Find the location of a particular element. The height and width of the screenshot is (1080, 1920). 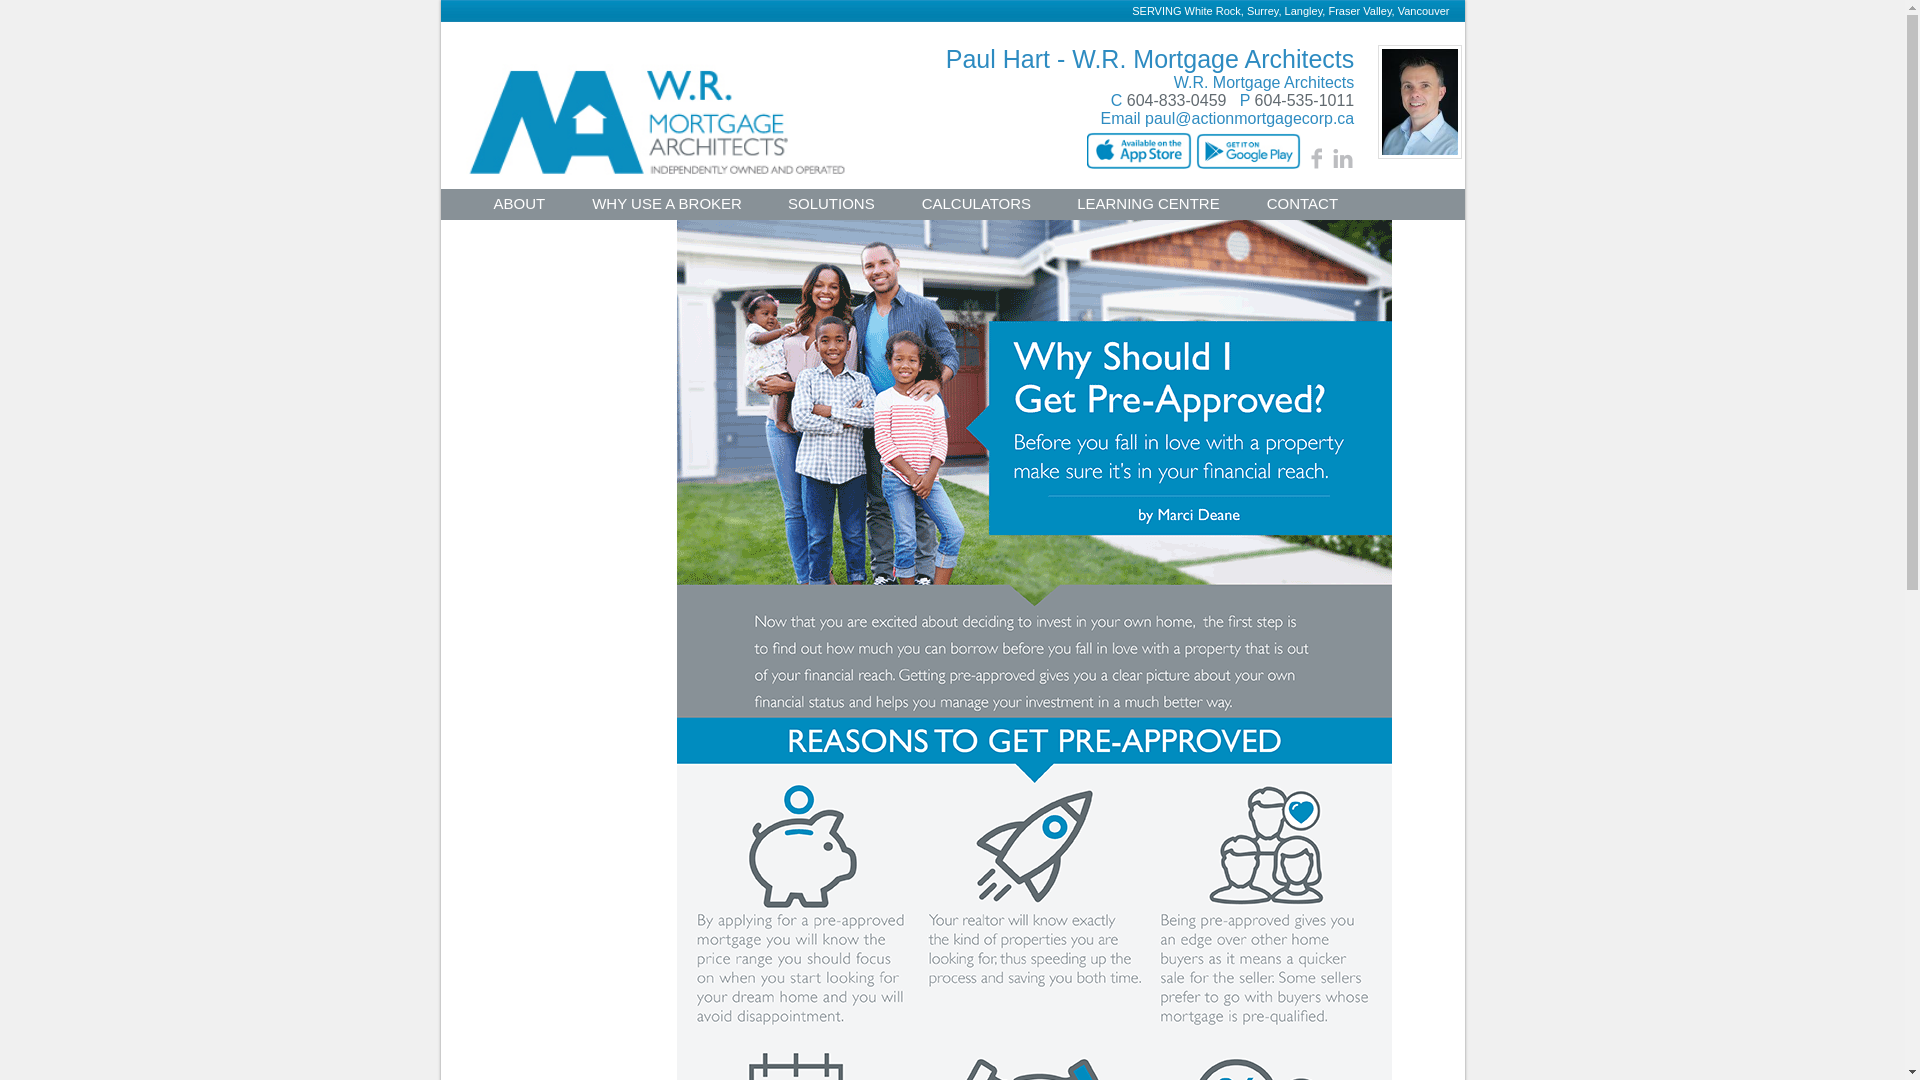

'SOLUTIONS' is located at coordinates (831, 207).